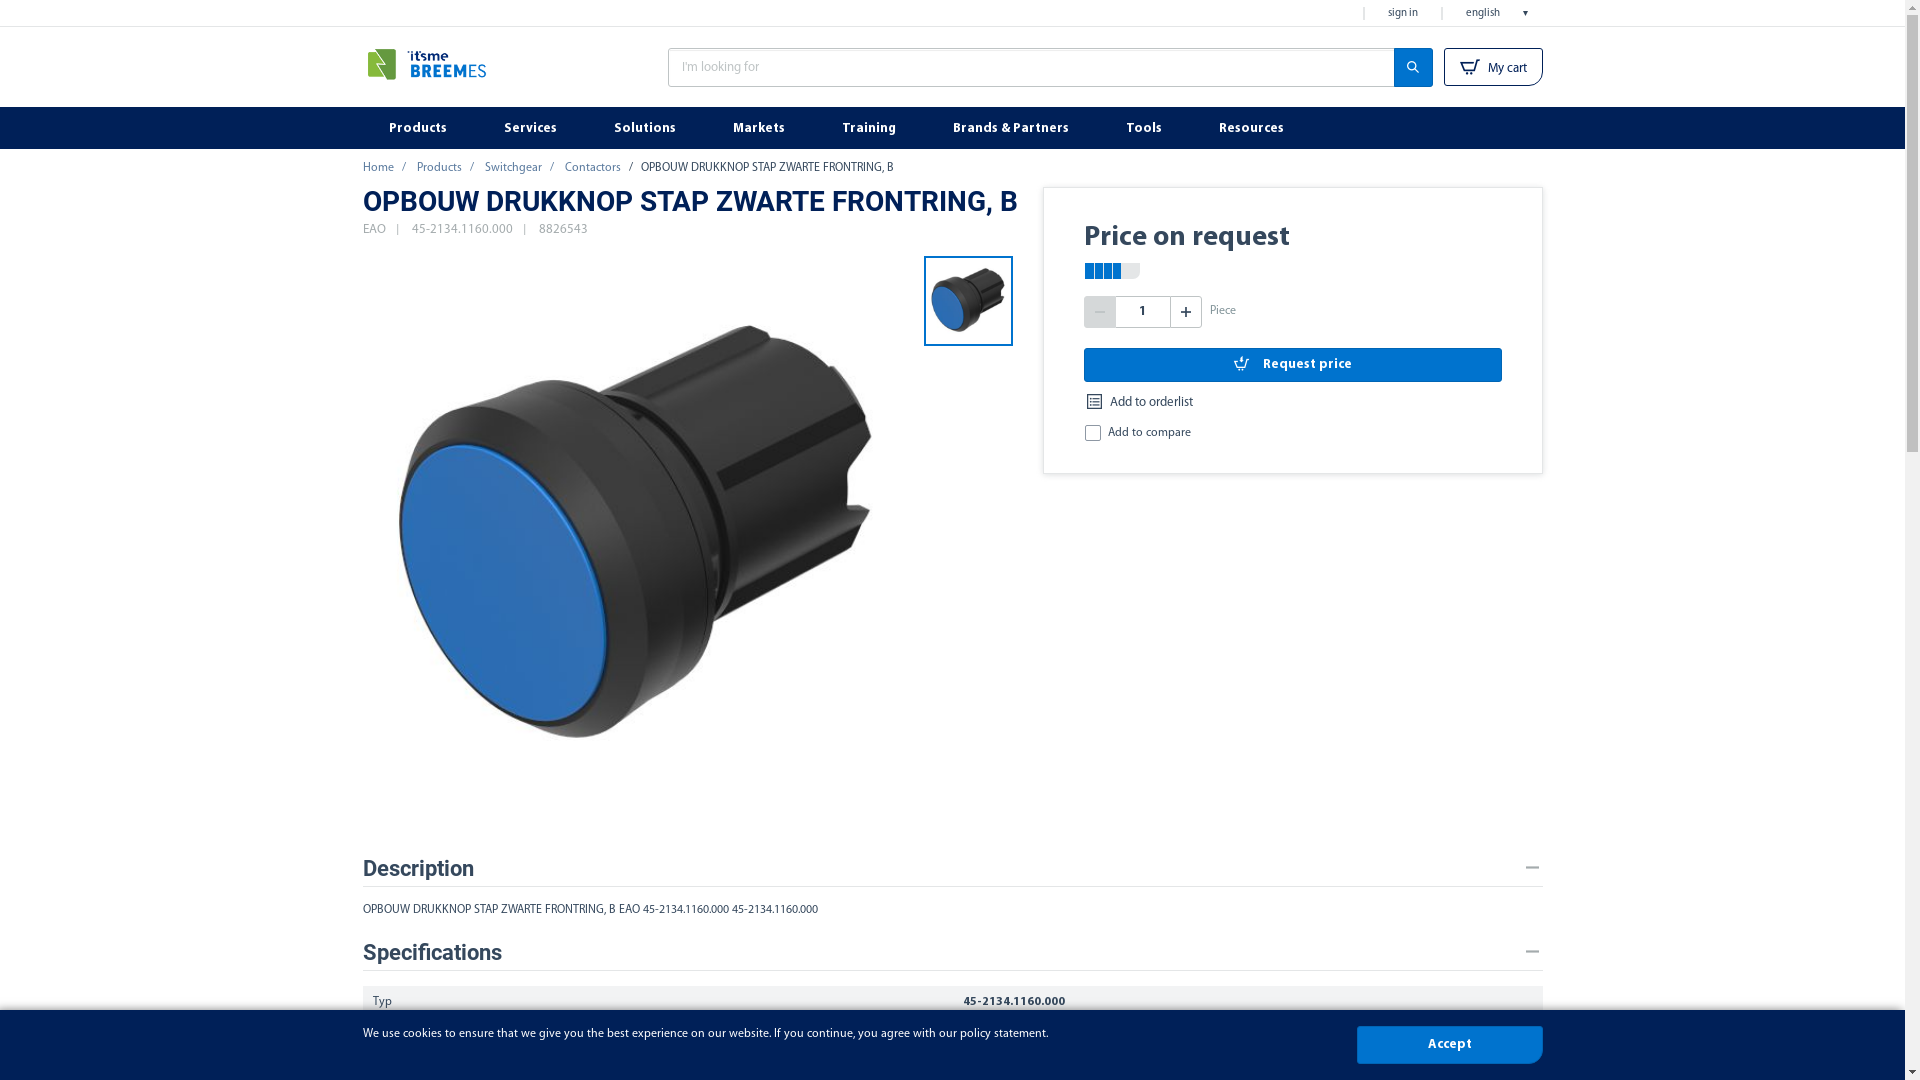 The image size is (1920, 1080). I want to click on 'My cart', so click(1444, 65).